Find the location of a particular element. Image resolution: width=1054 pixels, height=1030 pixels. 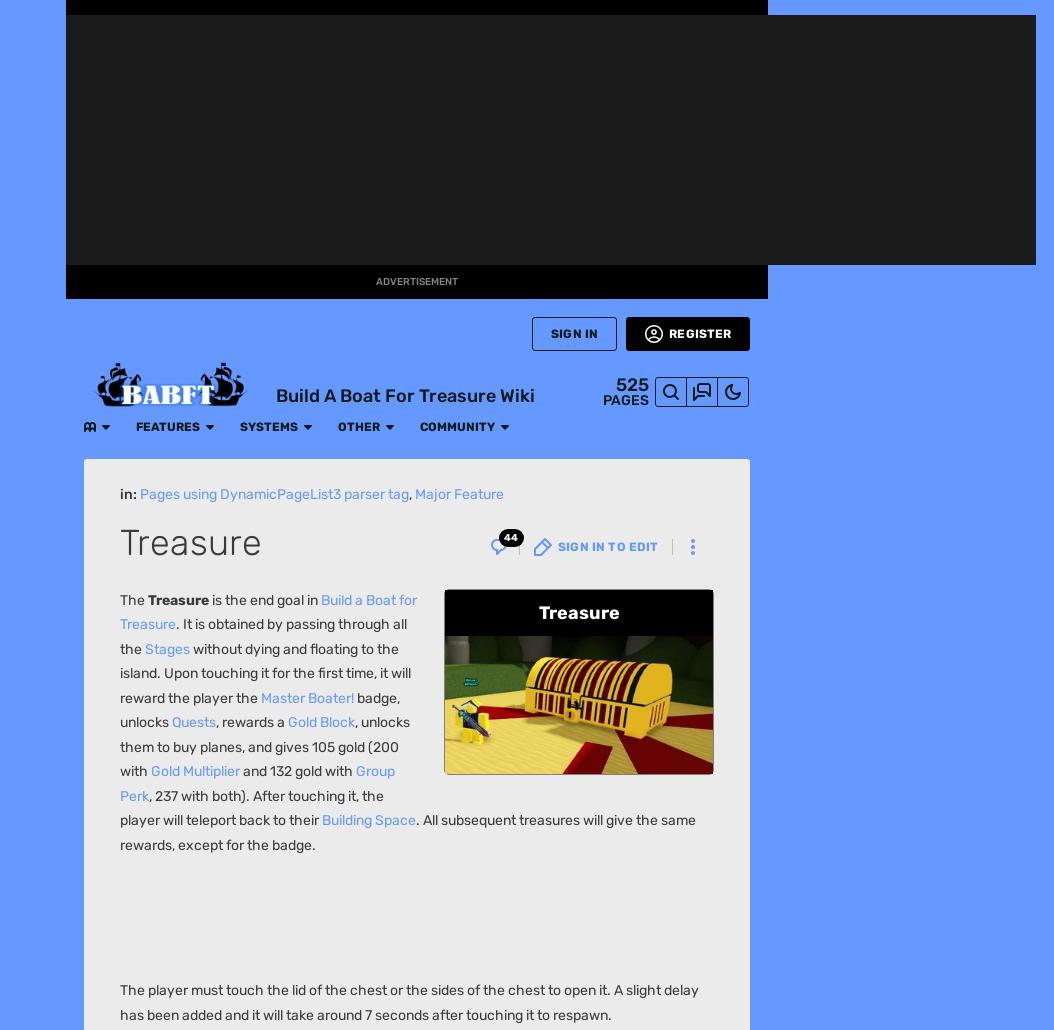

'Video' is located at coordinates (32, 572).